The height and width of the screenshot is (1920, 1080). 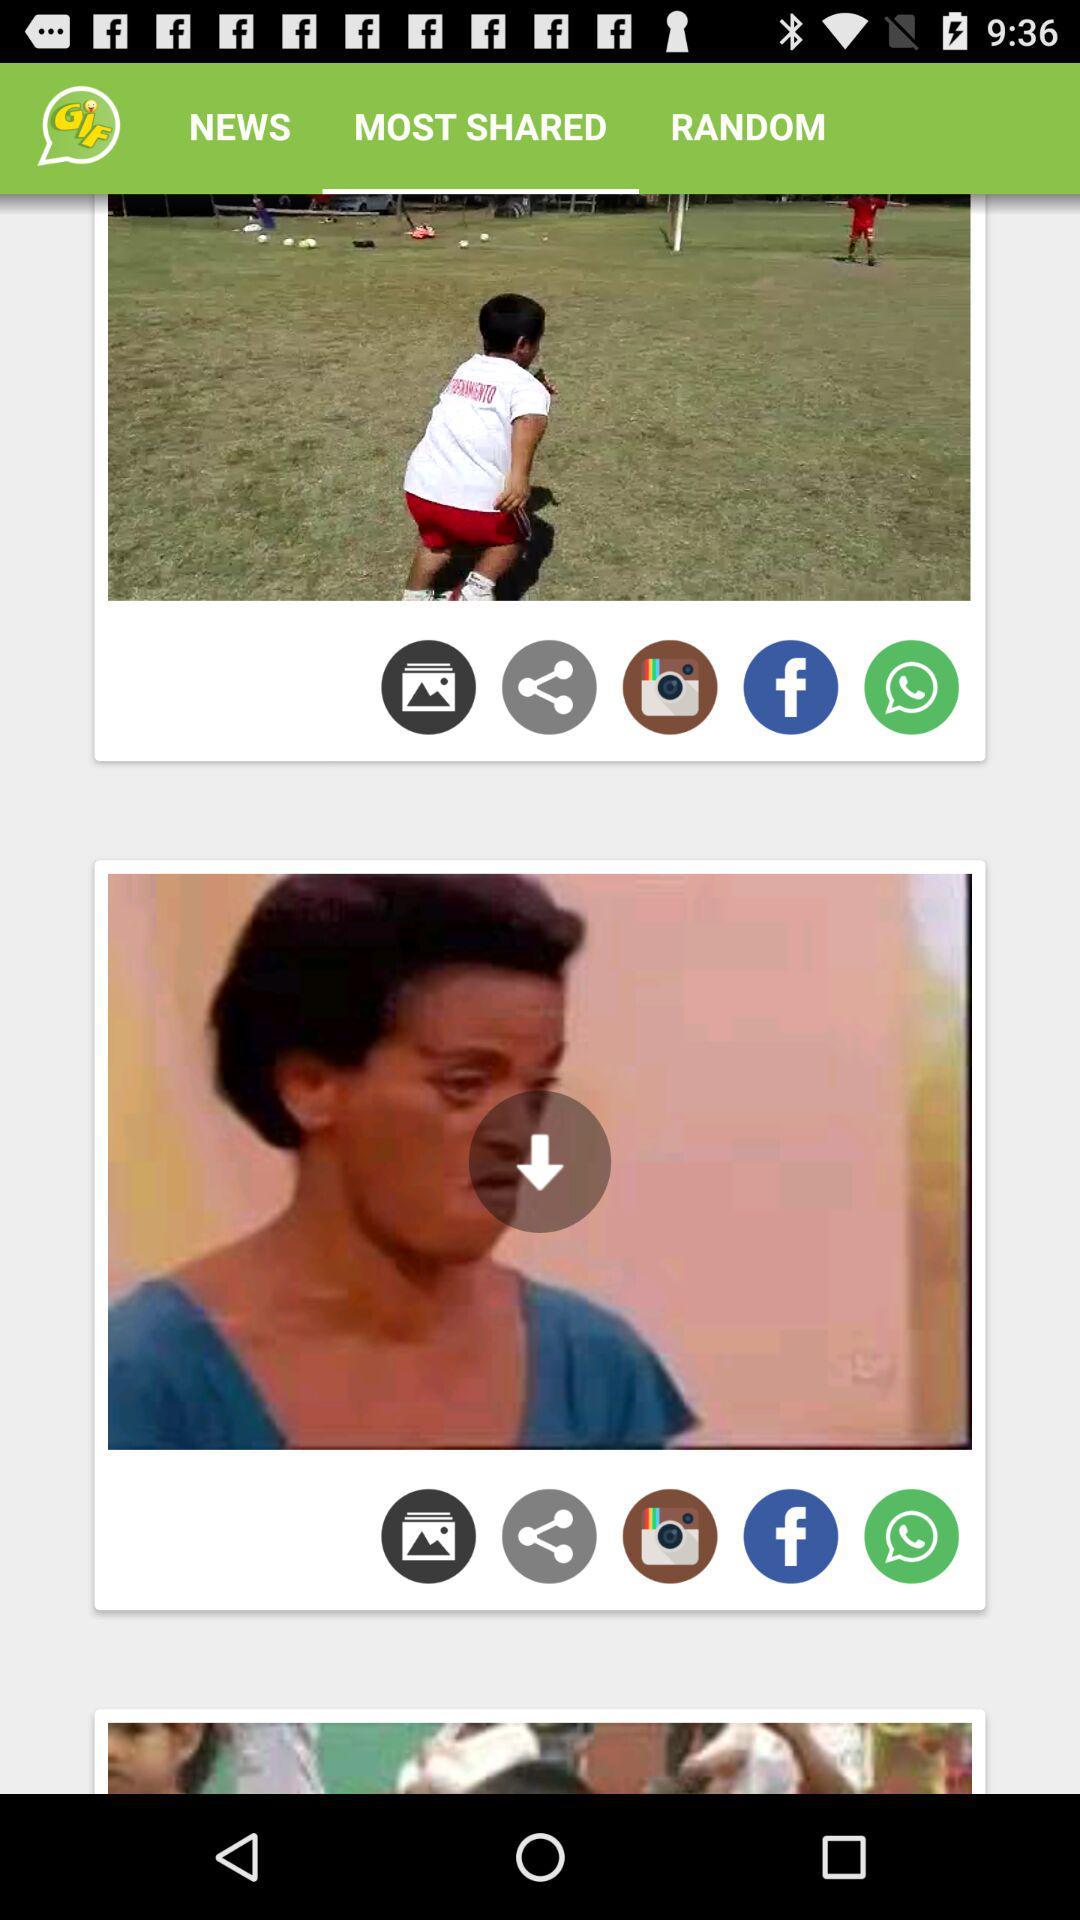 I want to click on the download icon shown on the second image from the top, so click(x=540, y=1161).